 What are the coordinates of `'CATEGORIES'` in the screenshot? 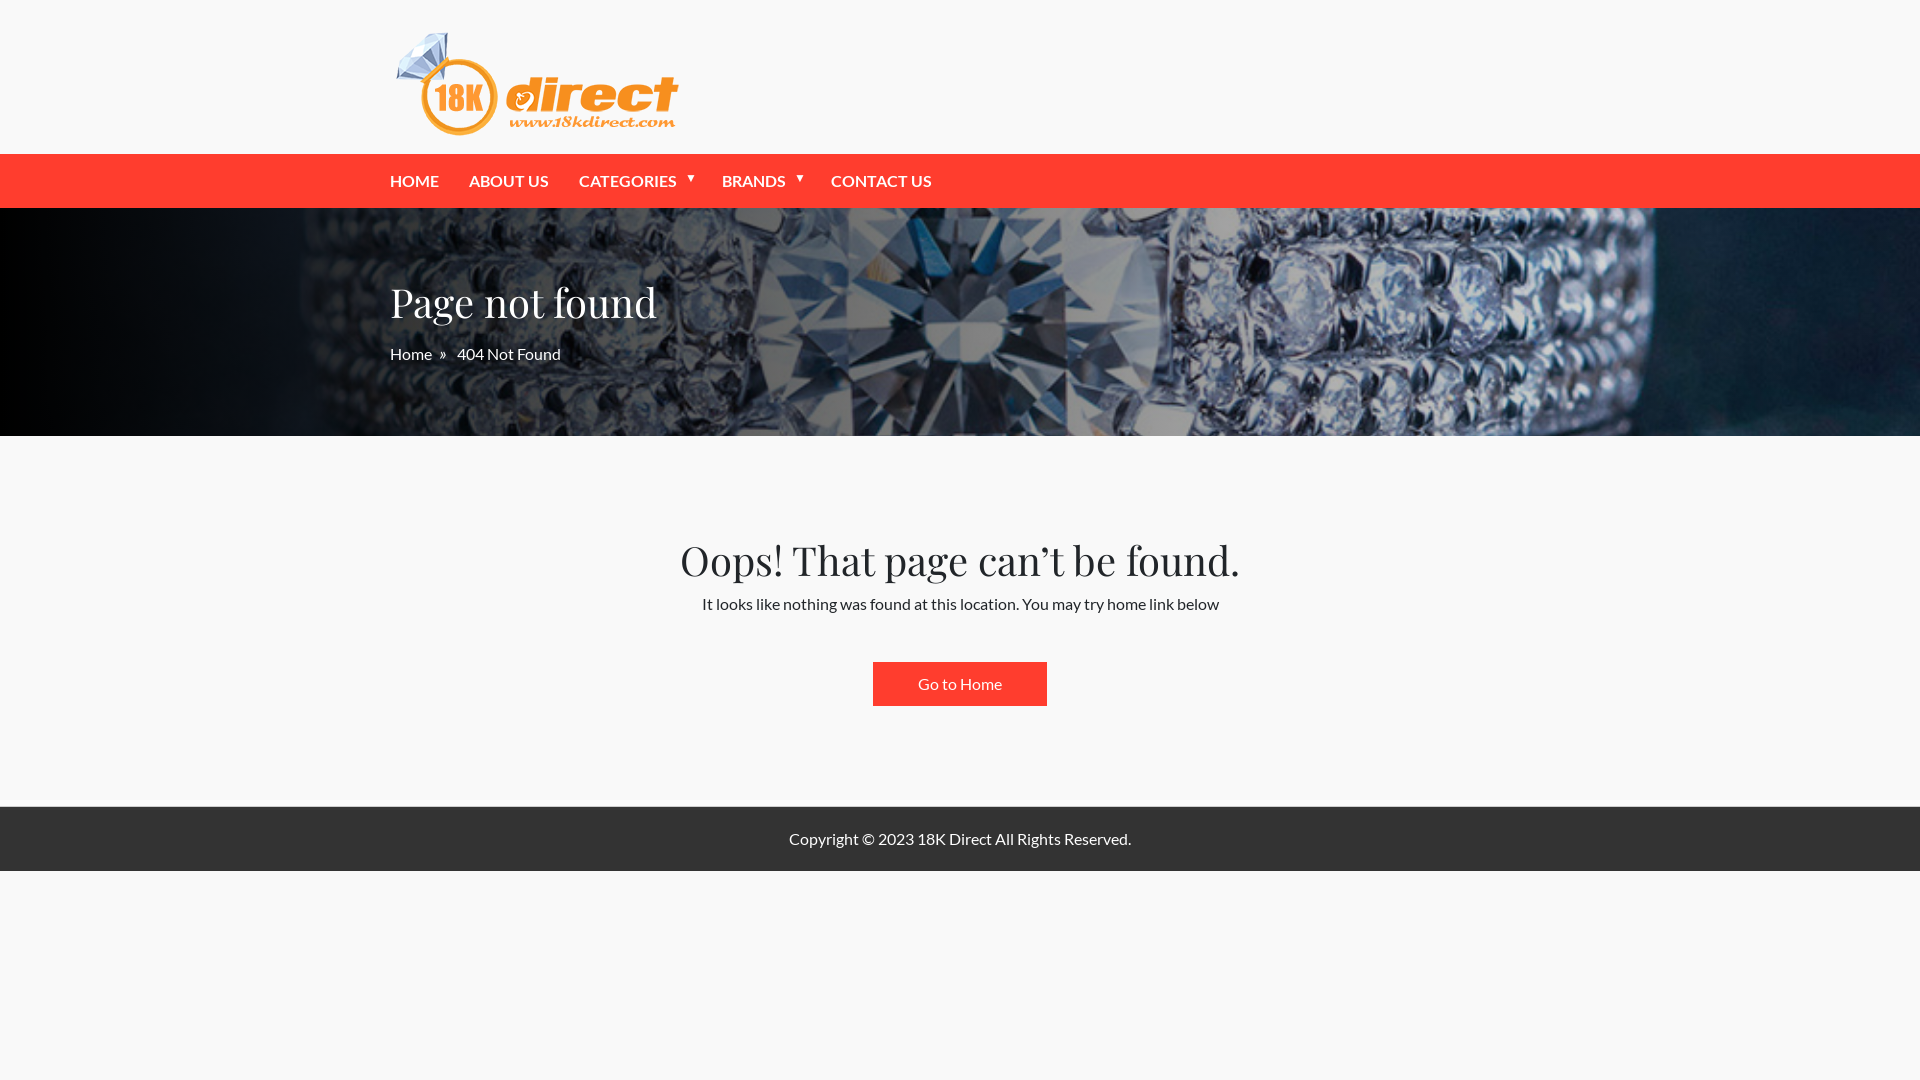 It's located at (627, 181).